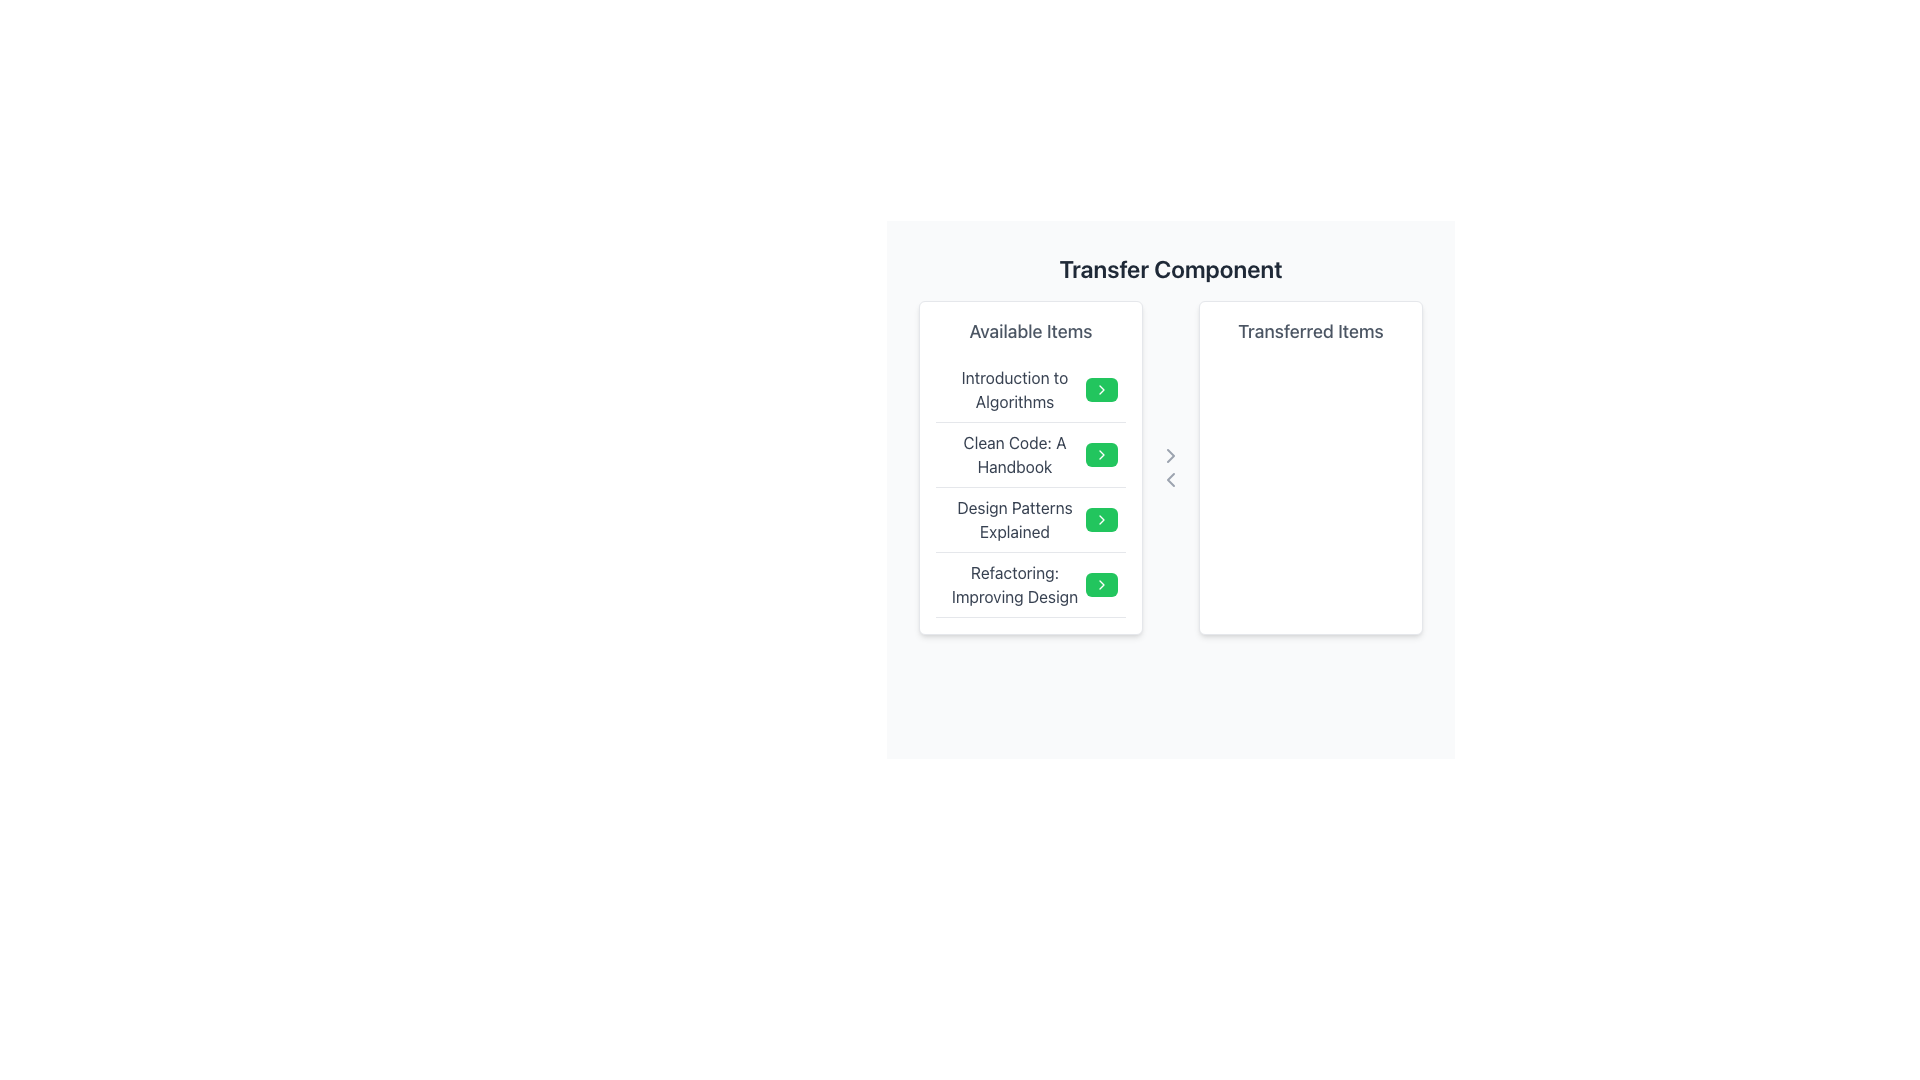  Describe the element at coordinates (1171, 479) in the screenshot. I see `the second icon in the vertical stack that initiates the transfer of selected items from the 'Transferred Items' section back to the 'Available Items' section` at that location.